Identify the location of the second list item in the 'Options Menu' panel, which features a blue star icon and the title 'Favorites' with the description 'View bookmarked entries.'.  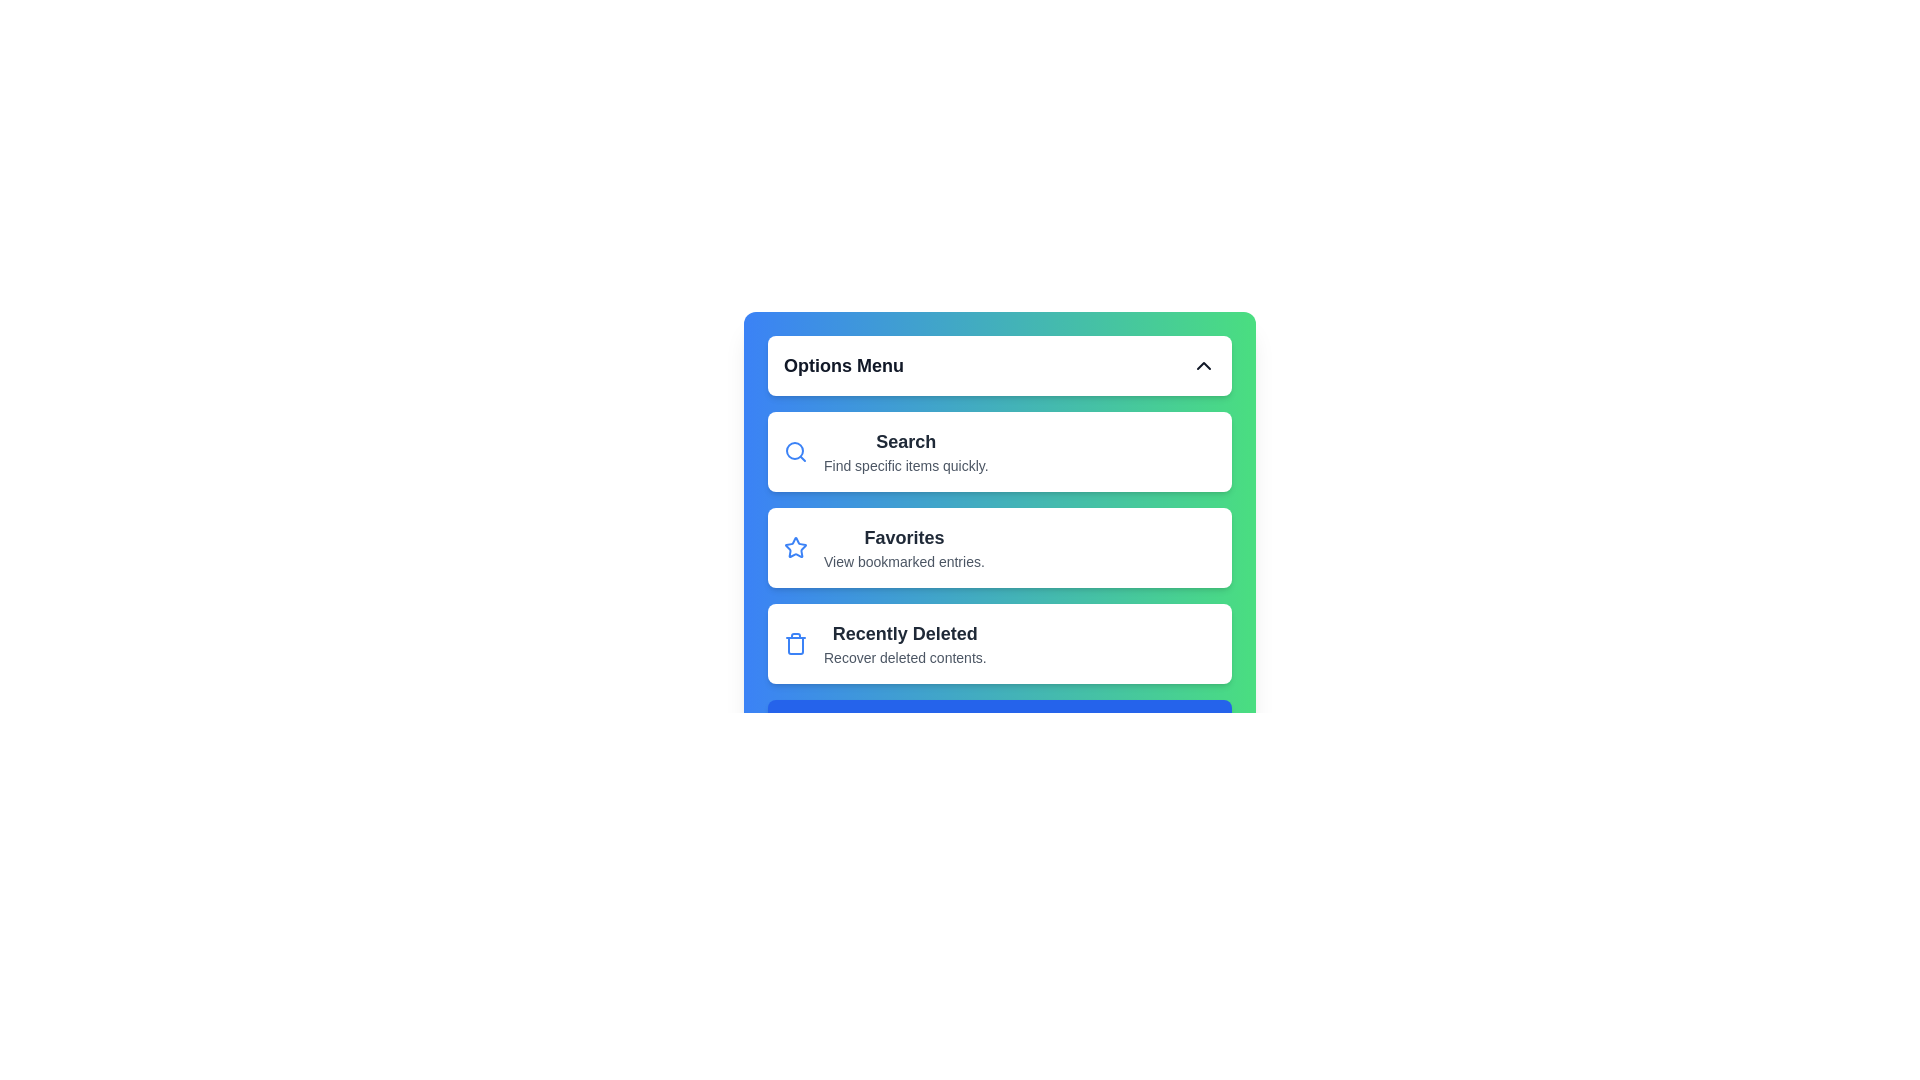
(999, 583).